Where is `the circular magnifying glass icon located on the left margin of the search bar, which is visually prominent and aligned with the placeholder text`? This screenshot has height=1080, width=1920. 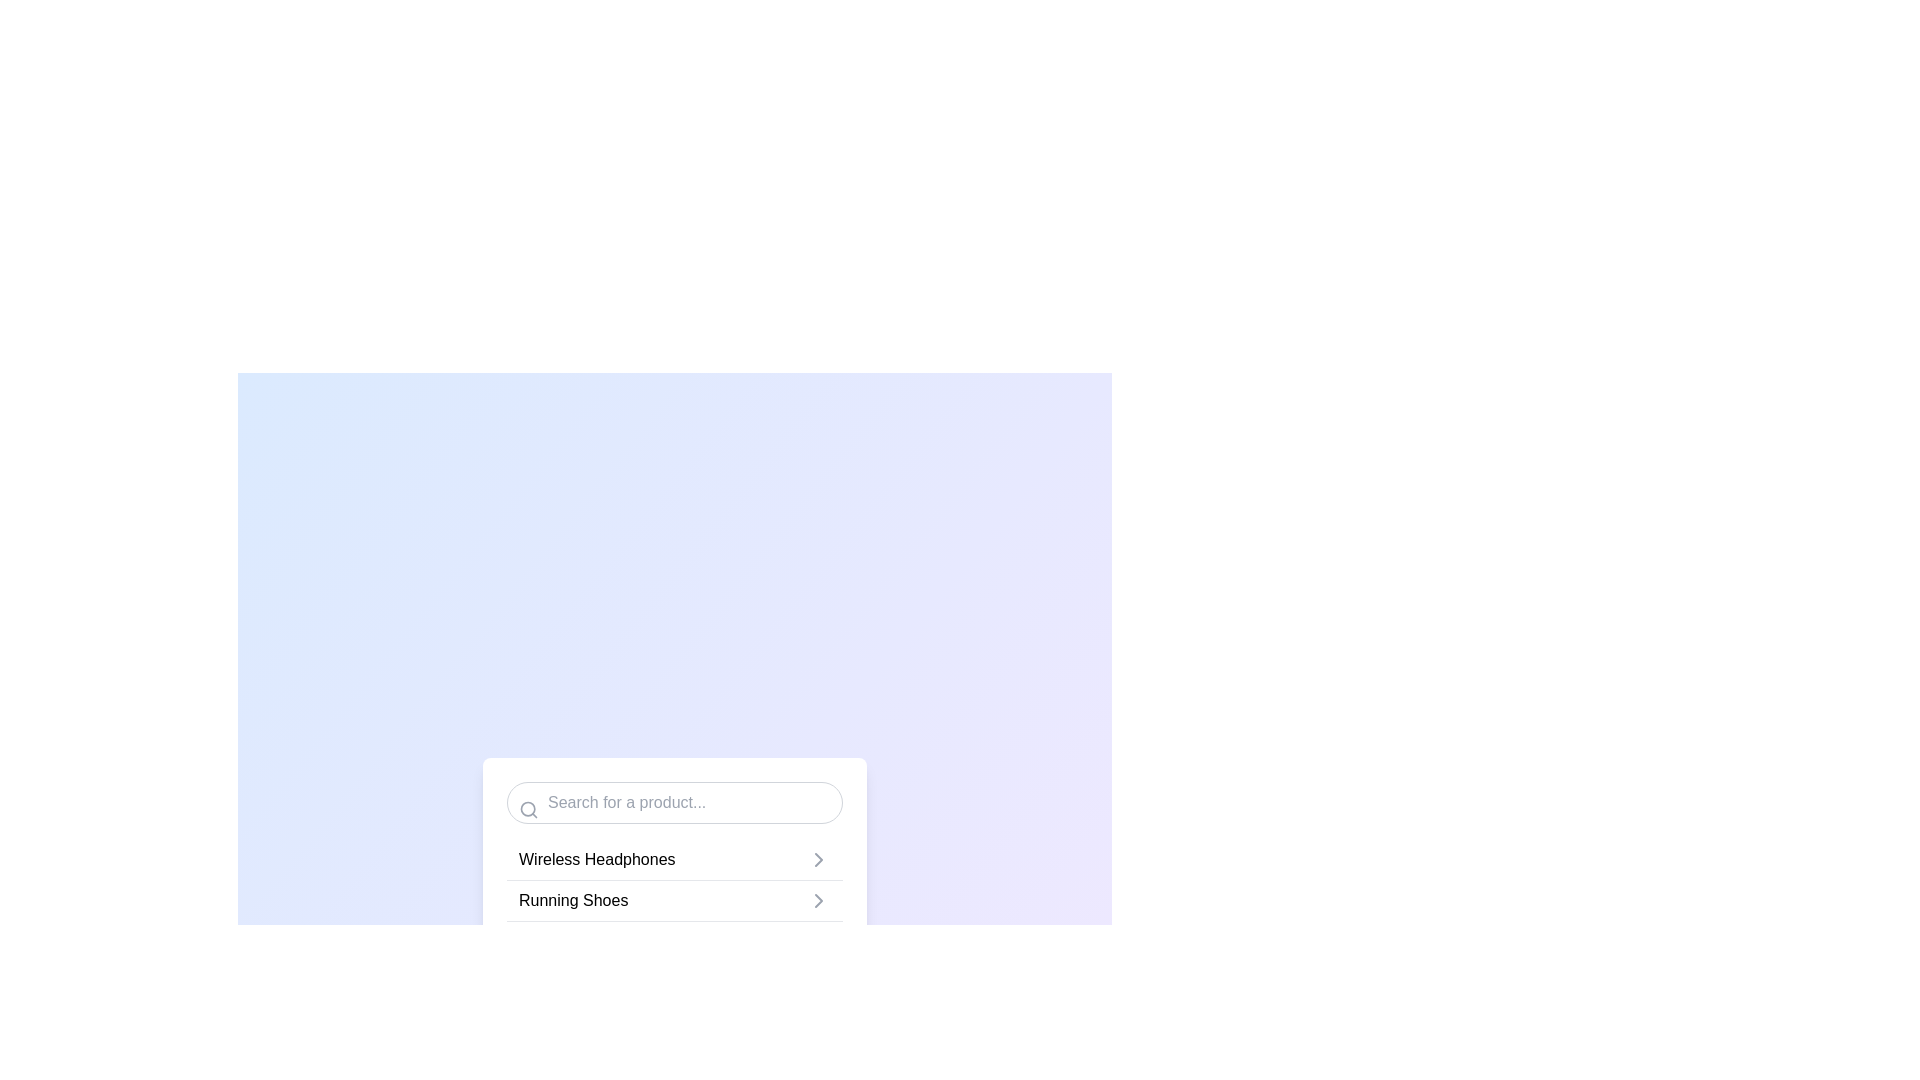
the circular magnifying glass icon located on the left margin of the search bar, which is visually prominent and aligned with the placeholder text is located at coordinates (528, 810).